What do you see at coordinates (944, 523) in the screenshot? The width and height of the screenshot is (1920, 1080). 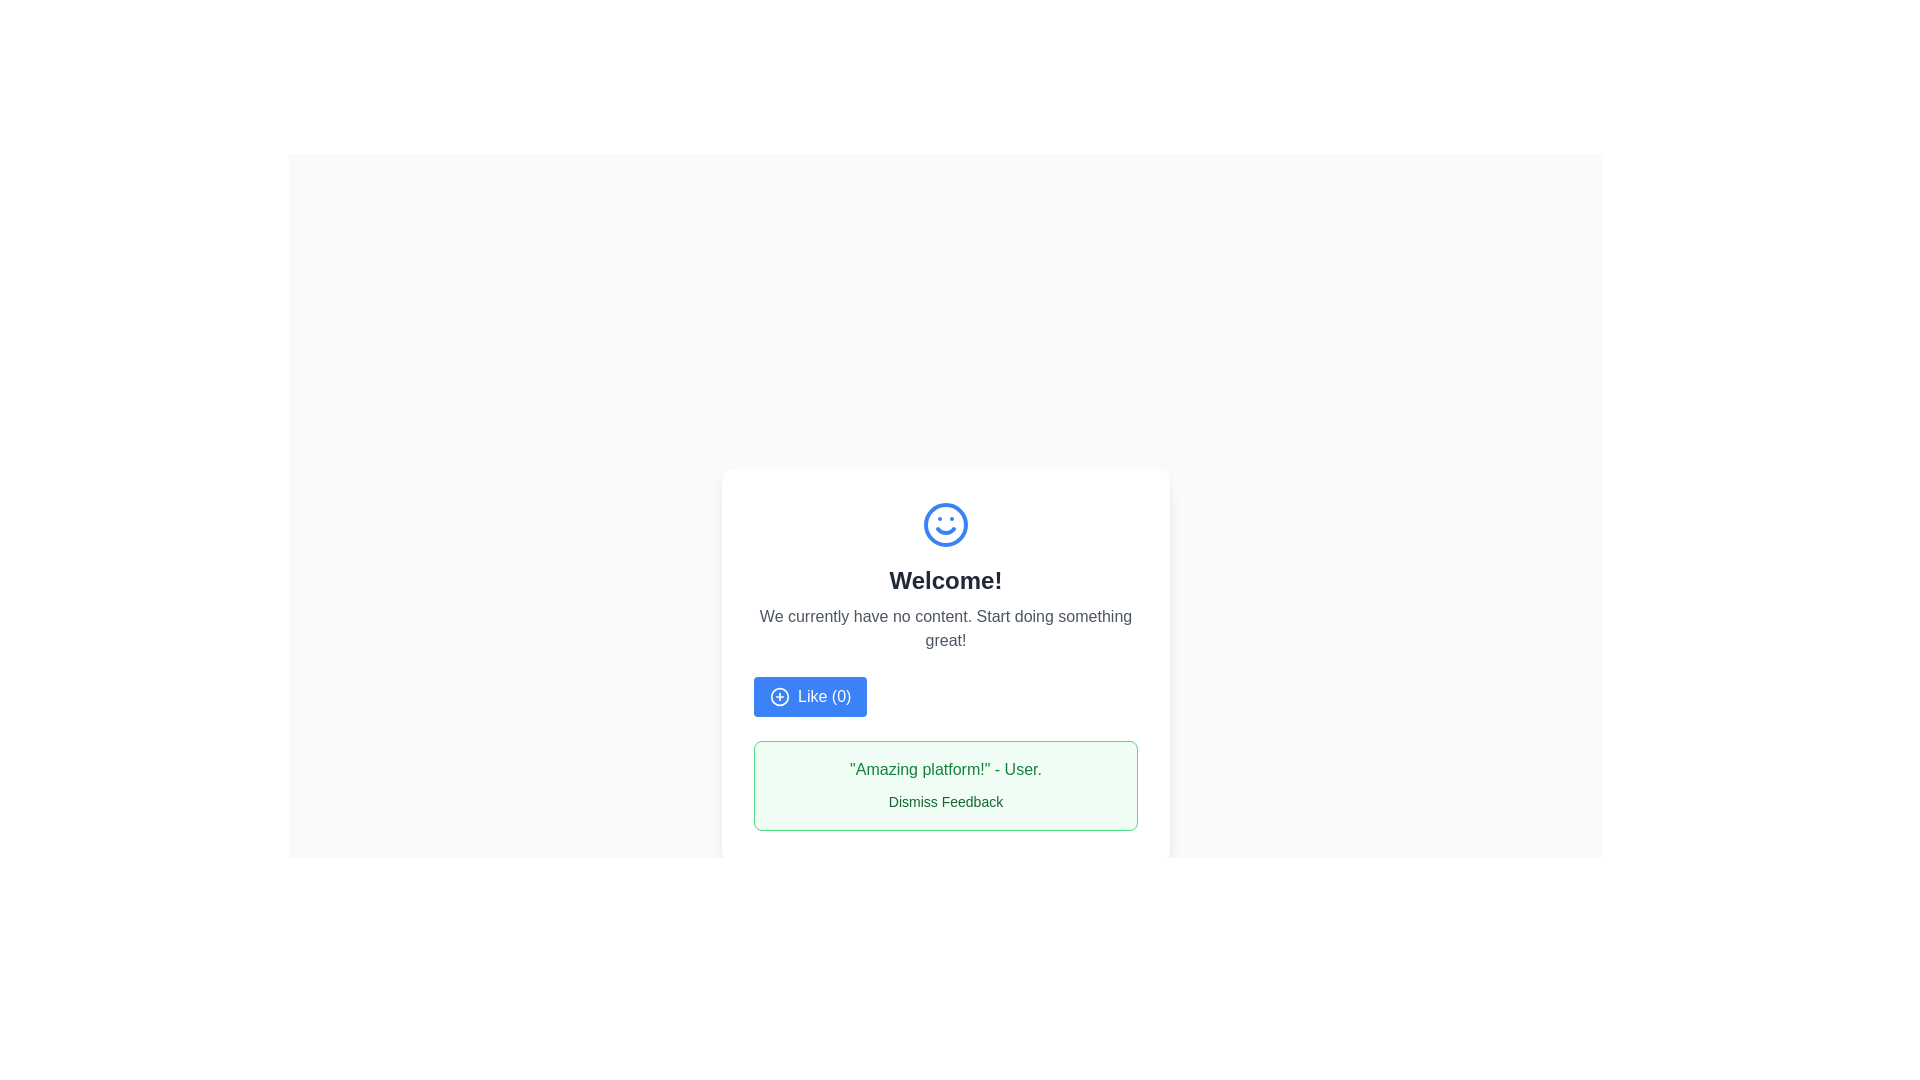 I see `the outermost circle SVG element that serves as a visual boundary for the smile icon, located at the top center of the card interface above the text 'Welcome!'` at bounding box center [944, 523].